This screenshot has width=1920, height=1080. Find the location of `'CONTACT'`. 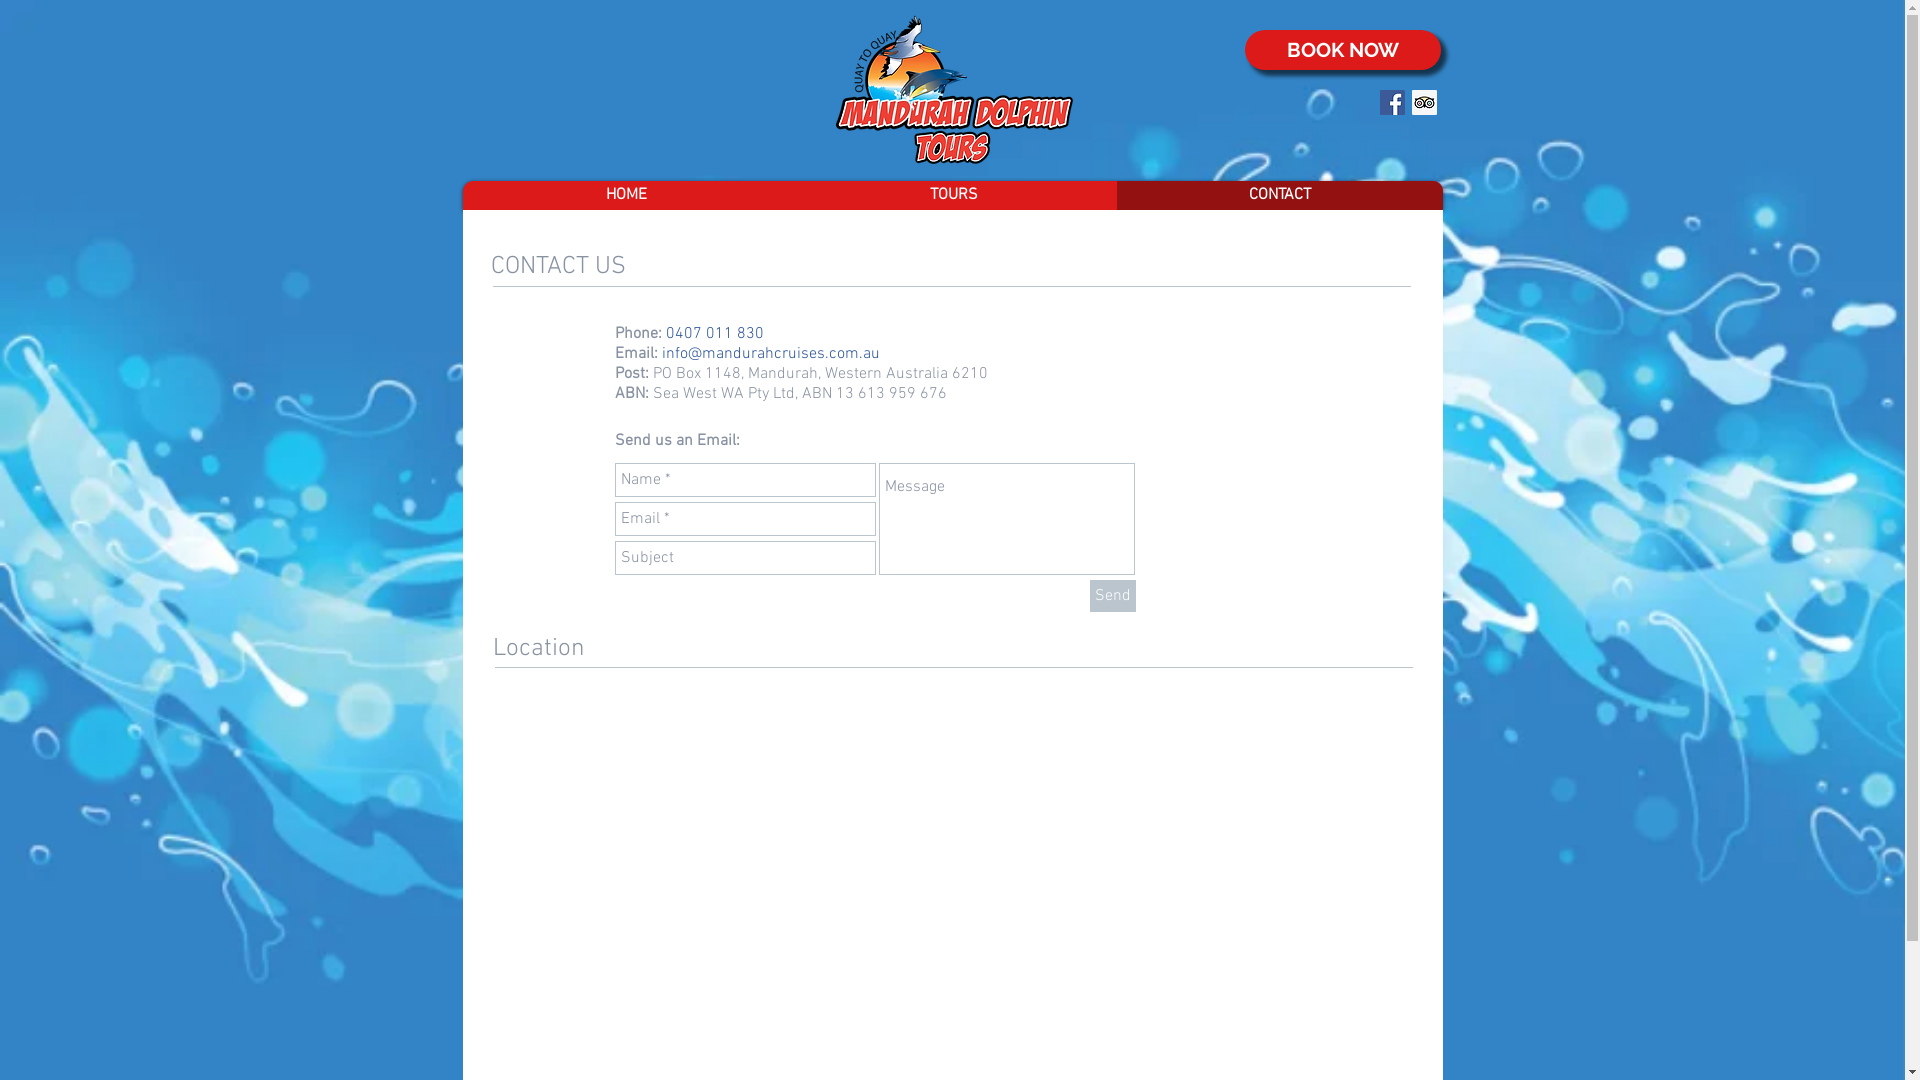

'CONTACT' is located at coordinates (1277, 195).